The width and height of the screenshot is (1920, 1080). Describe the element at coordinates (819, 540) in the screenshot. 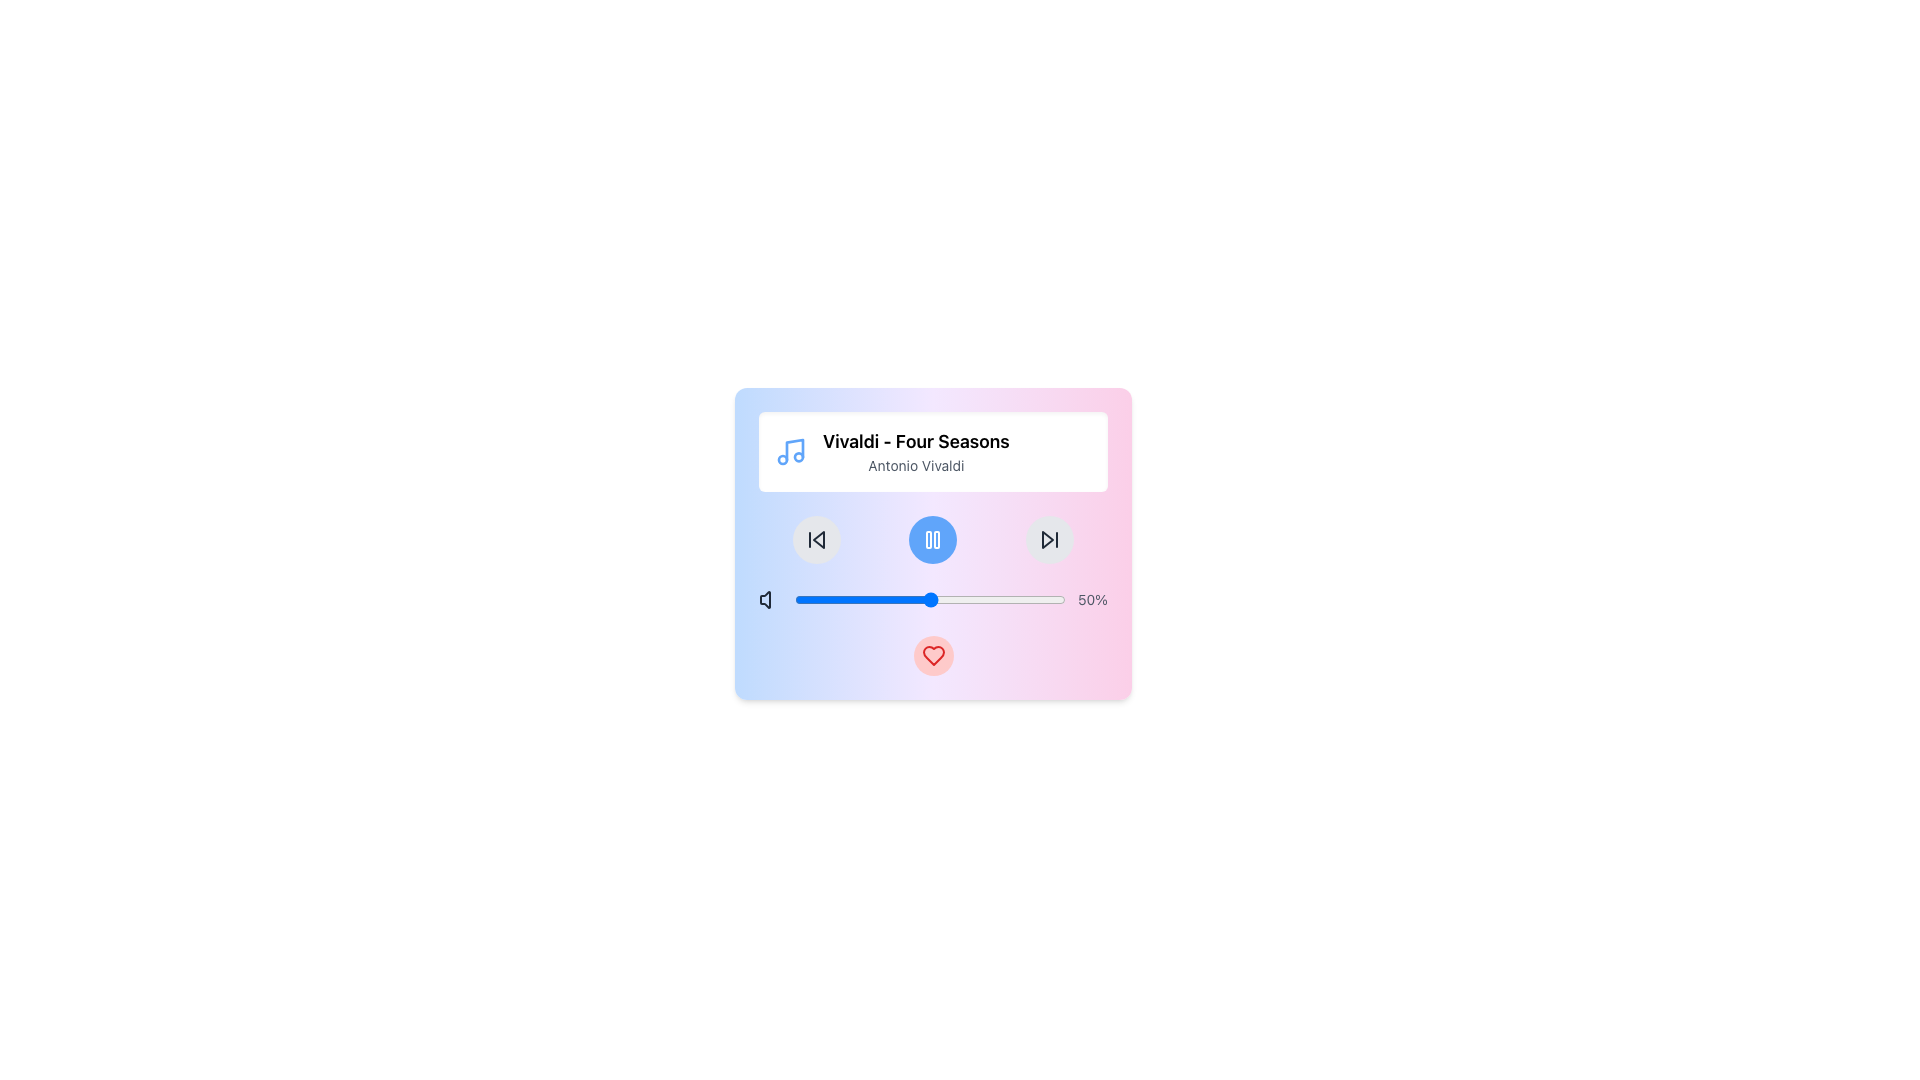

I see `the skip-back button located to the left of the circular pause button in the media control panel to initiate the skip-back action` at that location.